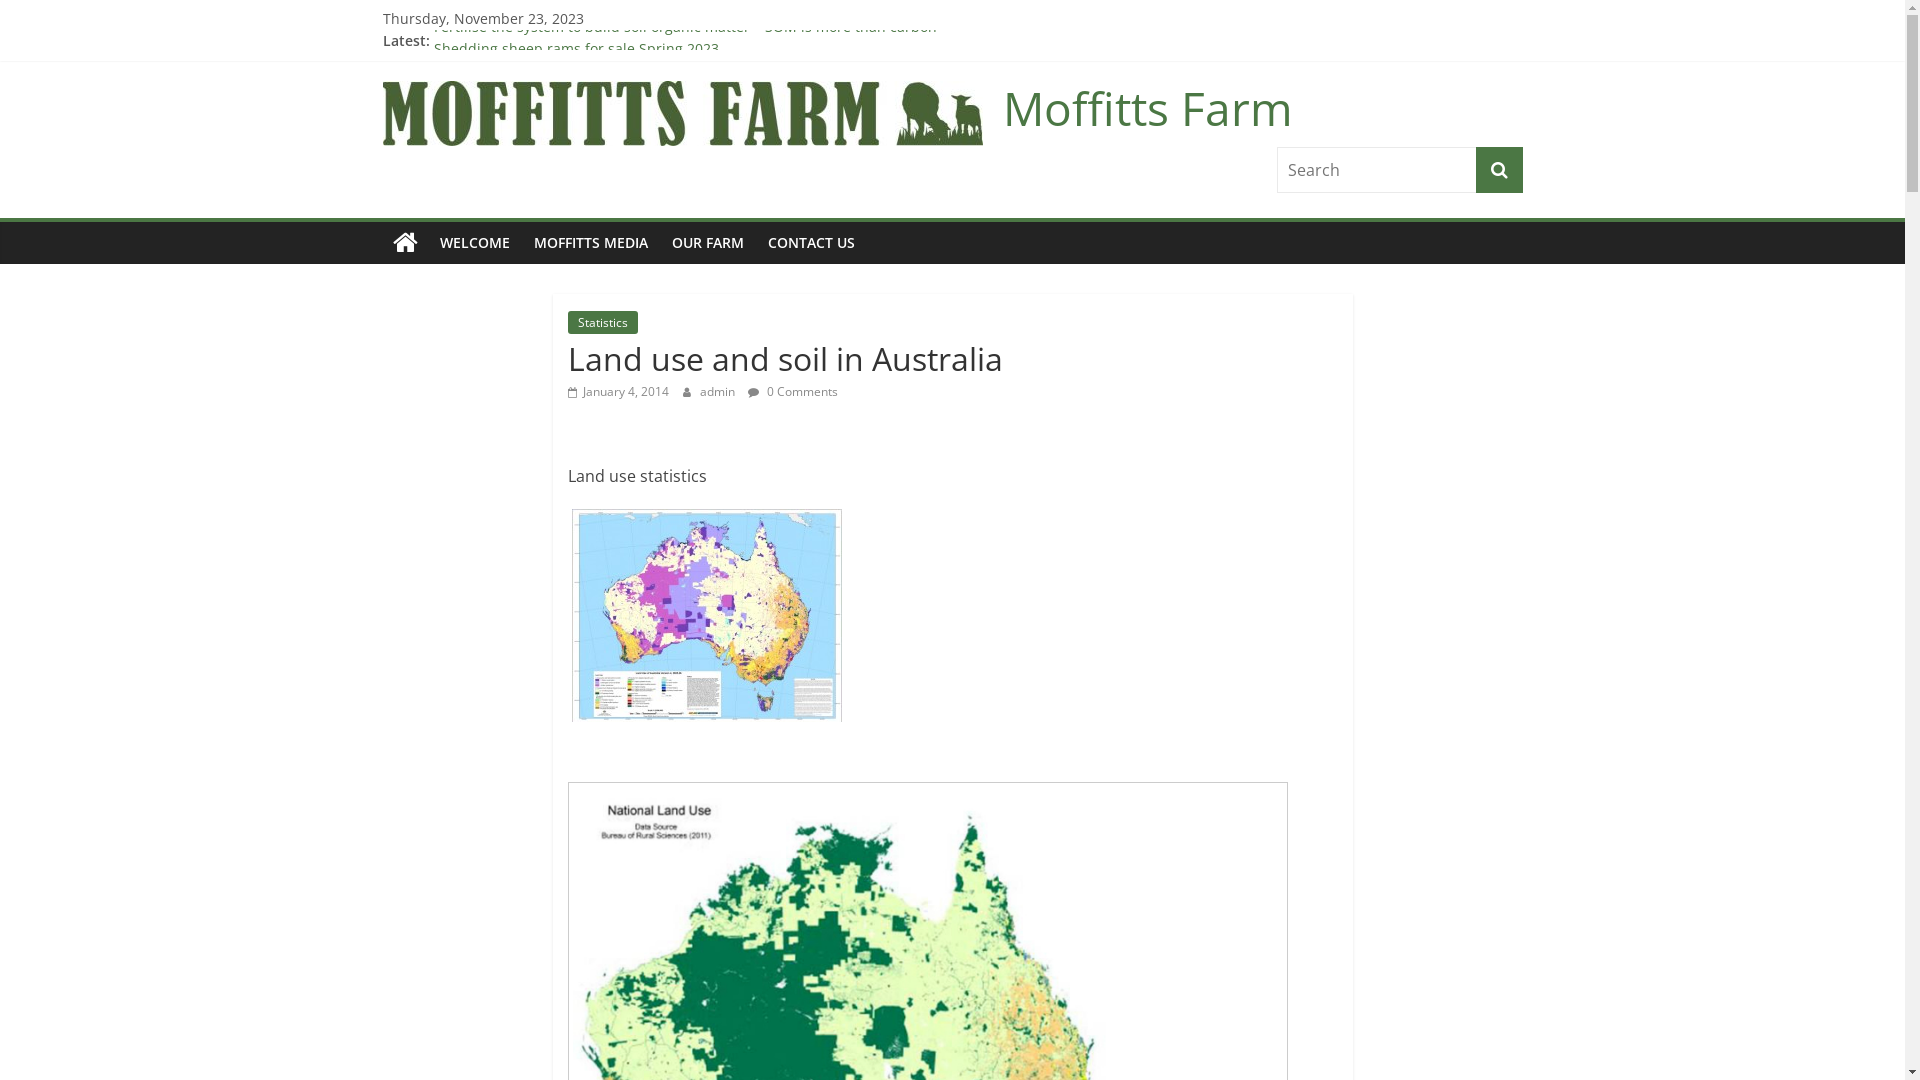  I want to click on 'OUR FARM', so click(708, 242).